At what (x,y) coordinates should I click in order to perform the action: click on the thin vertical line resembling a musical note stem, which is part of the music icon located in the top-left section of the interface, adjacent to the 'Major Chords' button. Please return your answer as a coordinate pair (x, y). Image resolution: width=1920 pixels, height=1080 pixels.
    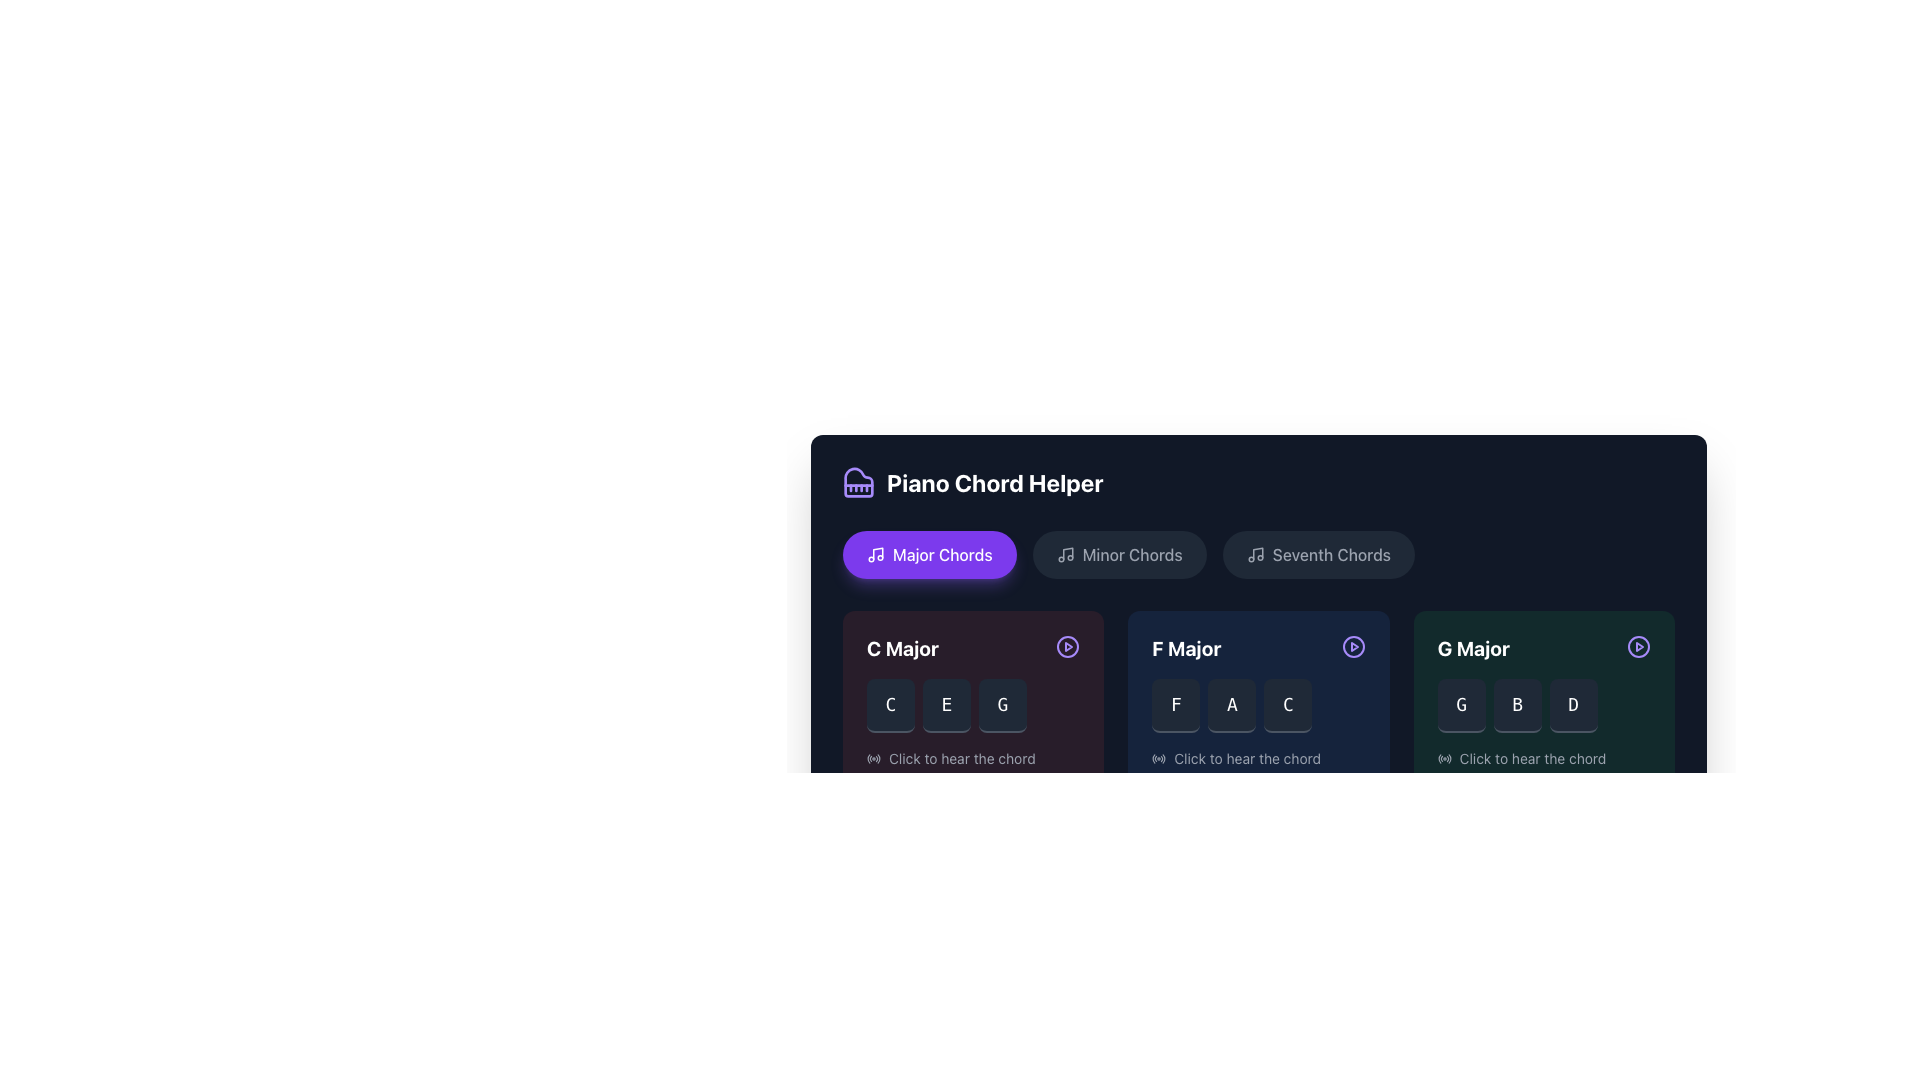
    Looking at the image, I should click on (878, 553).